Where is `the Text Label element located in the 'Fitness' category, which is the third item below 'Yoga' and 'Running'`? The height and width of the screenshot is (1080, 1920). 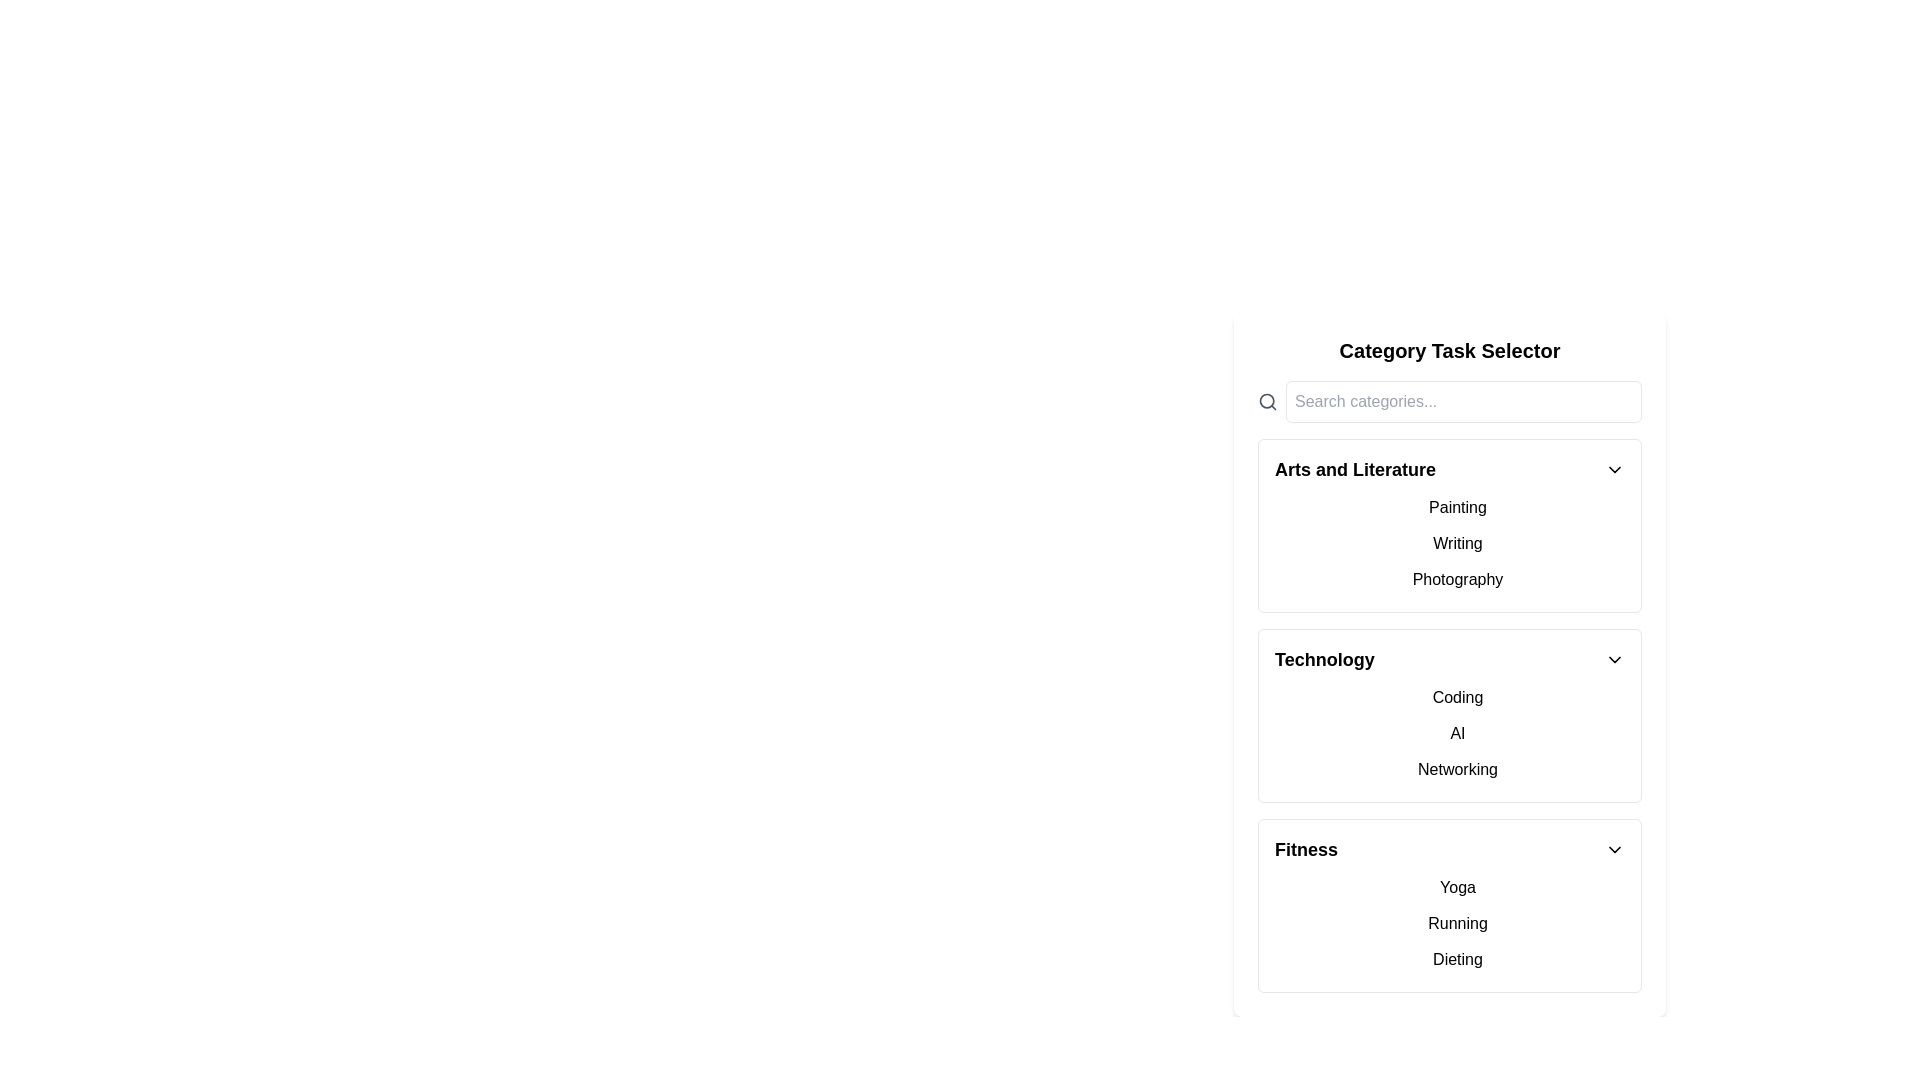 the Text Label element located in the 'Fitness' category, which is the third item below 'Yoga' and 'Running' is located at coordinates (1458, 959).